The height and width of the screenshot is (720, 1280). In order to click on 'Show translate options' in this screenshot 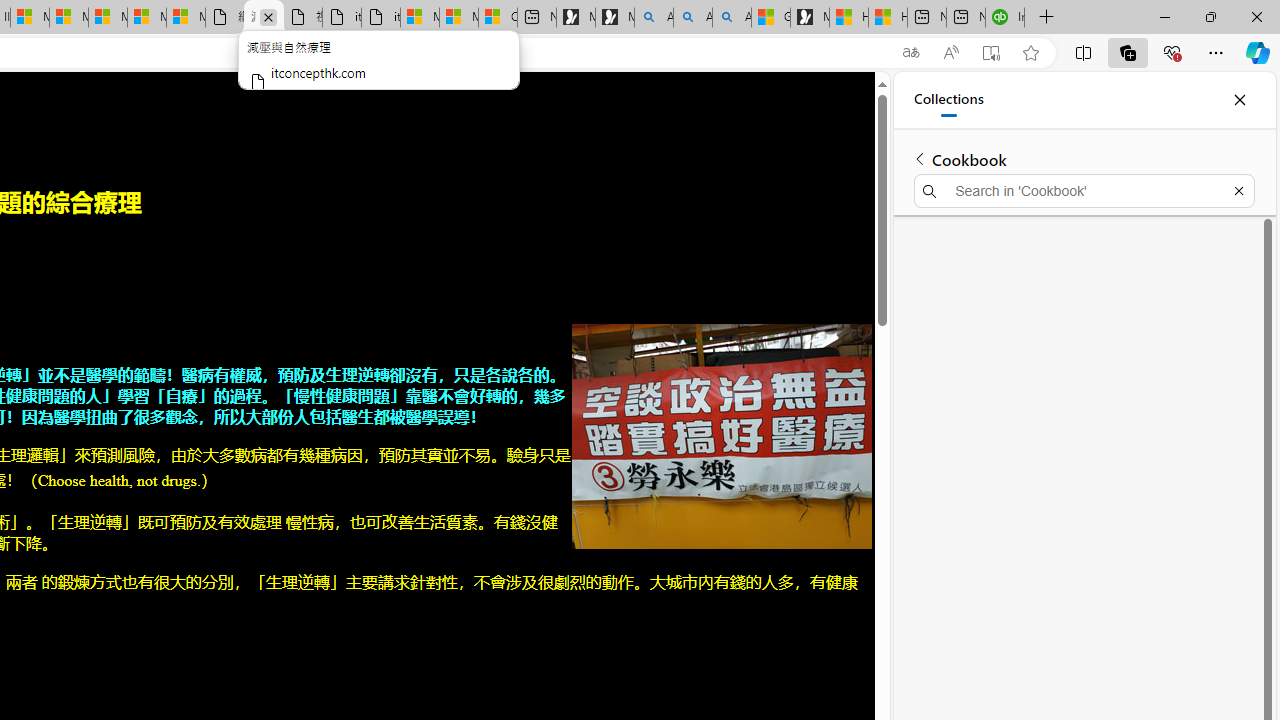, I will do `click(909, 52)`.